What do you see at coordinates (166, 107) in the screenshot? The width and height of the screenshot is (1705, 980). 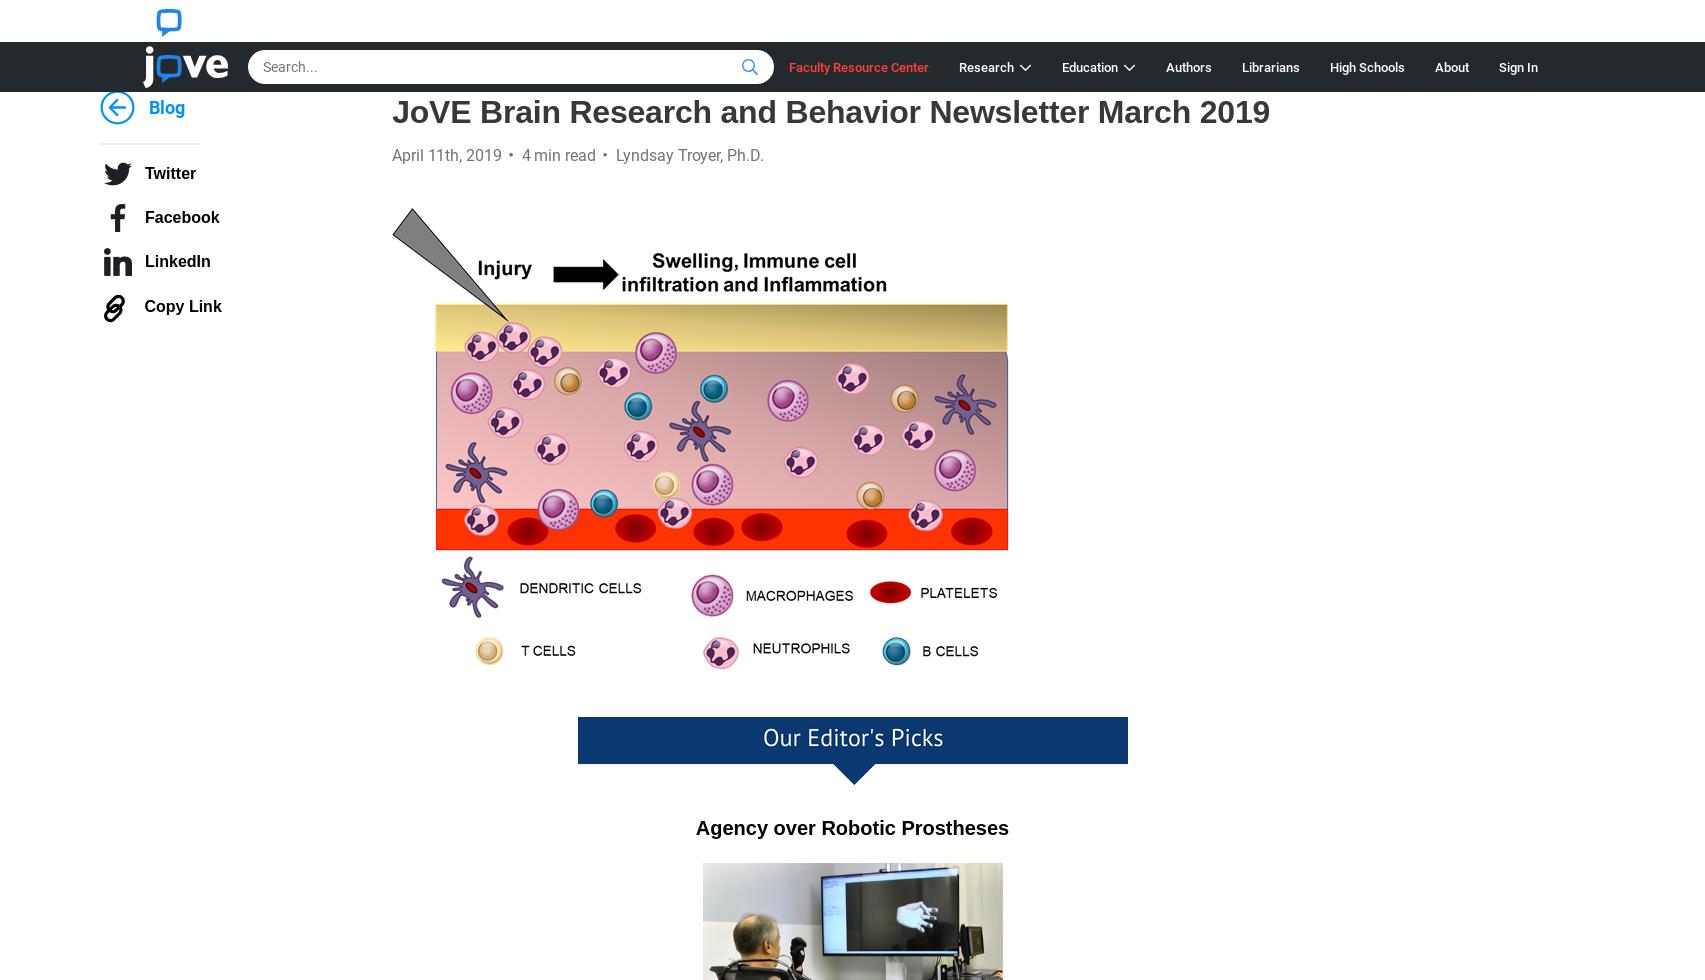 I see `'Blog'` at bounding box center [166, 107].